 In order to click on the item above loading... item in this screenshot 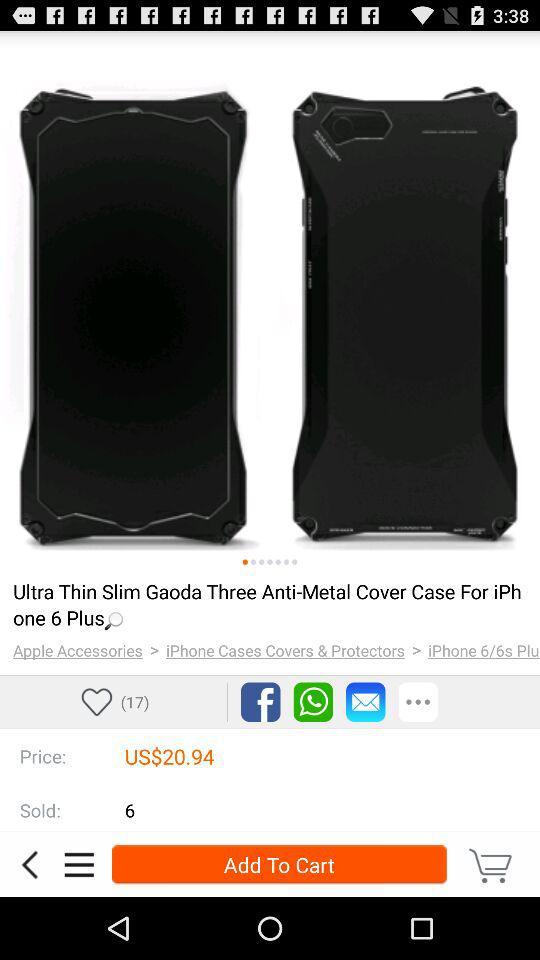, I will do `click(245, 562)`.